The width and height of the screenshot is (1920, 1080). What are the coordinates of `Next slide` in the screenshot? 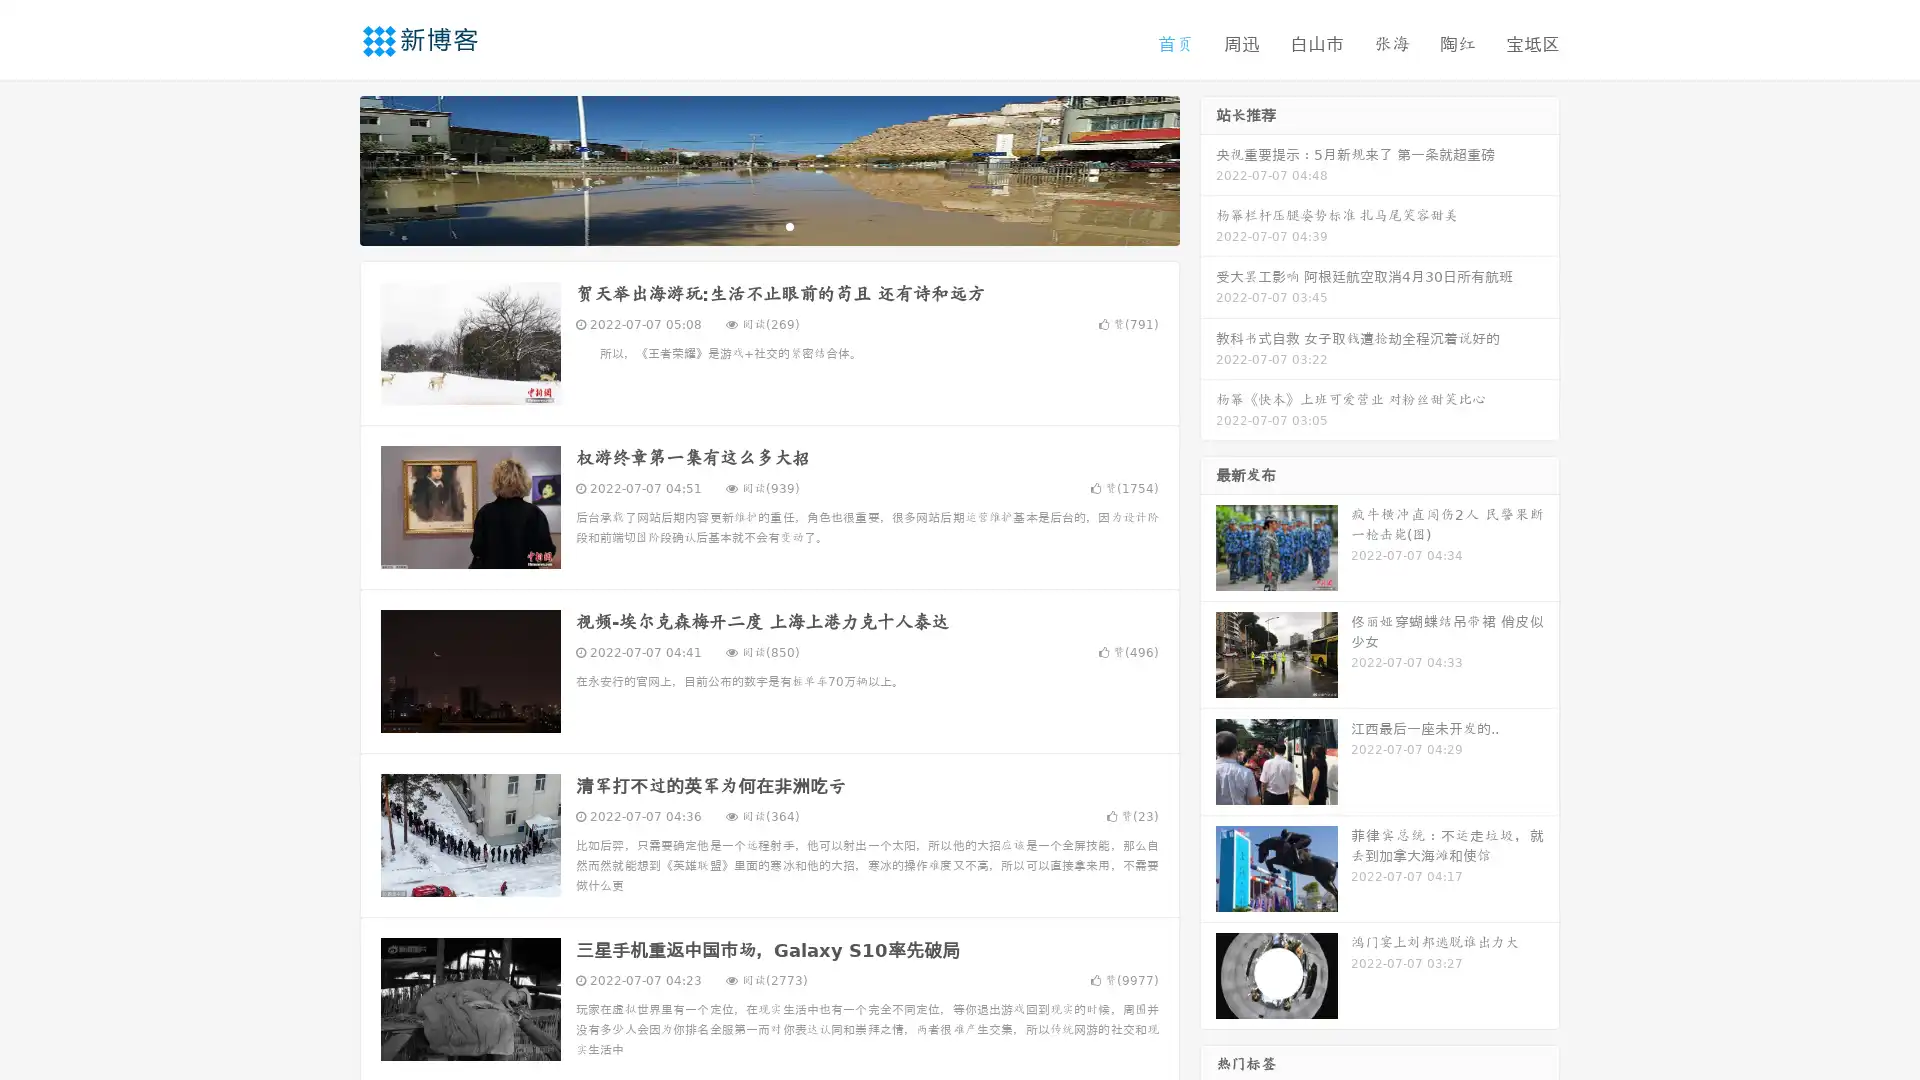 It's located at (1208, 168).